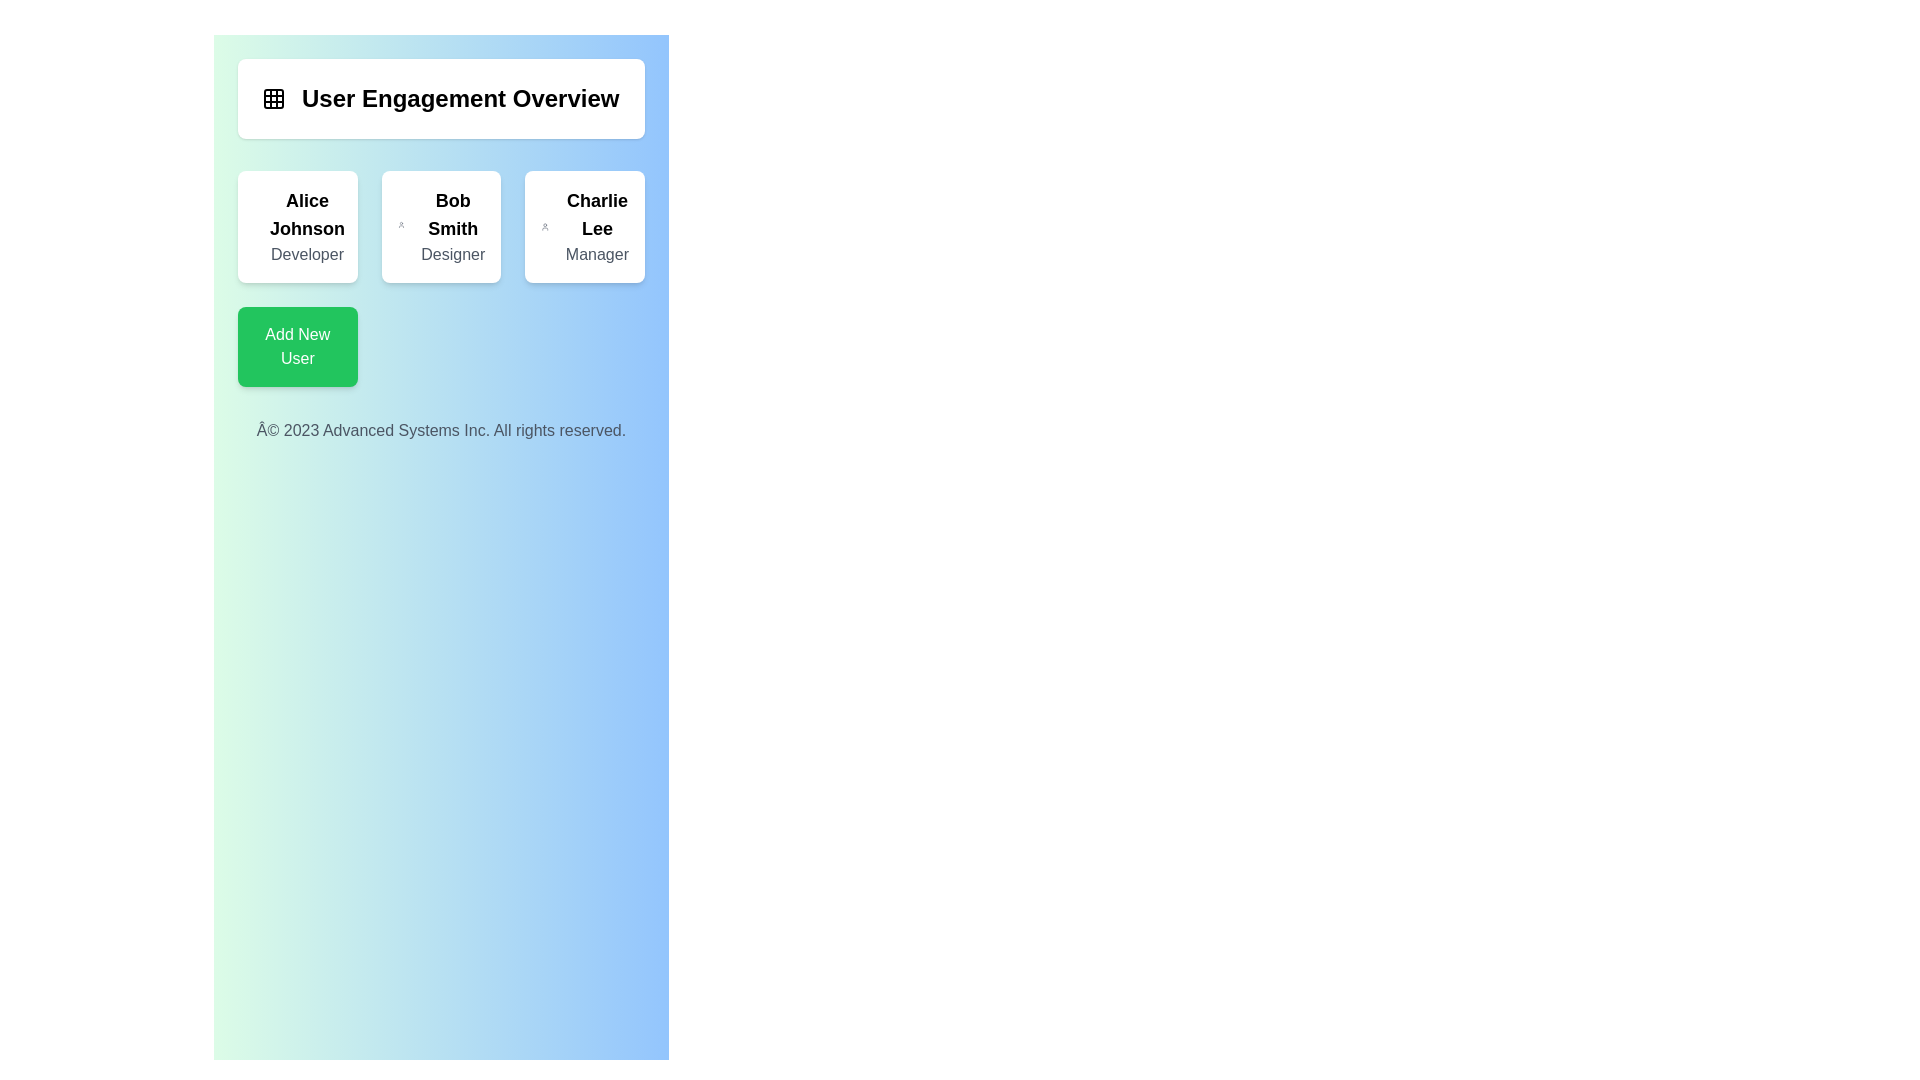  What do you see at coordinates (459, 99) in the screenshot?
I see `the 'User Engagement Overview' text label, which is prominently displayed in a bold, large font at the top center of the interface, located to the right of a grid icon` at bounding box center [459, 99].